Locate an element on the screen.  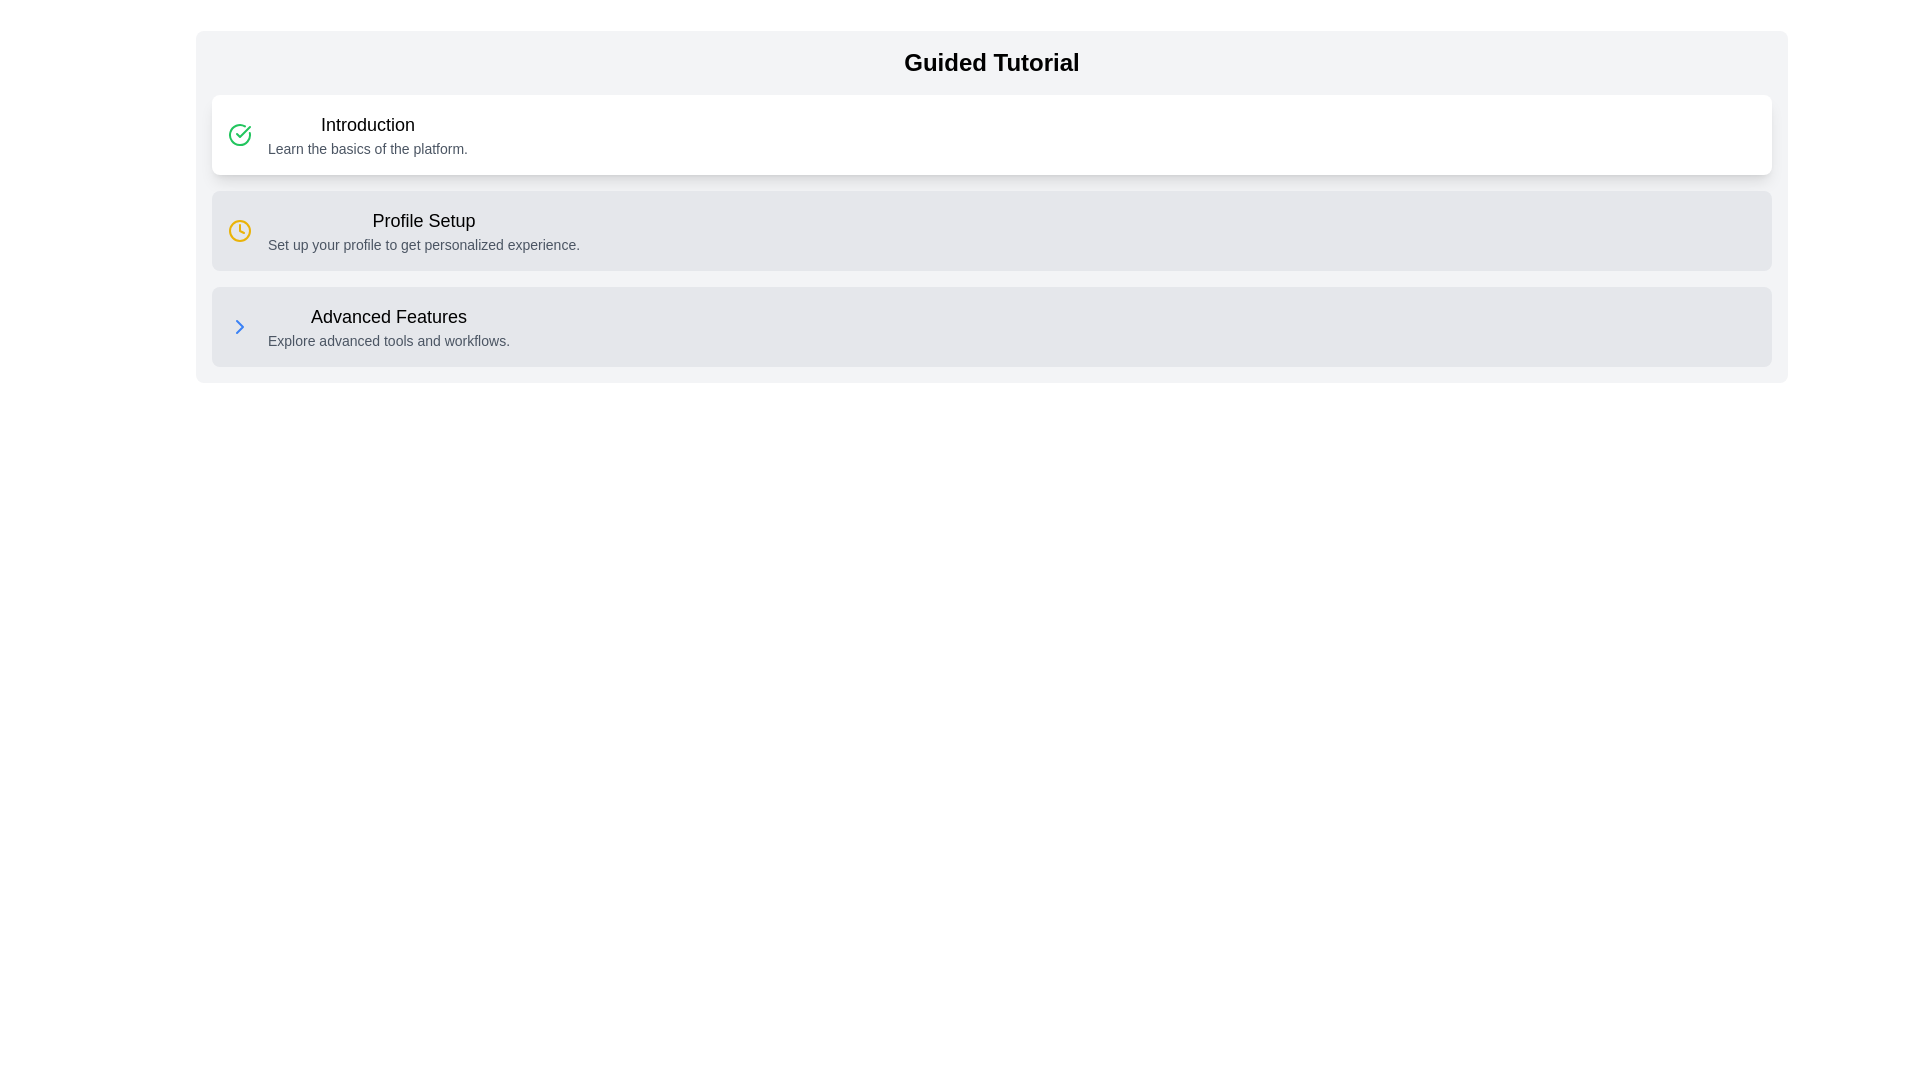
the title and description text block at the top of the first card in the vertically-aligned list of the guided tutorial is located at coordinates (368, 135).